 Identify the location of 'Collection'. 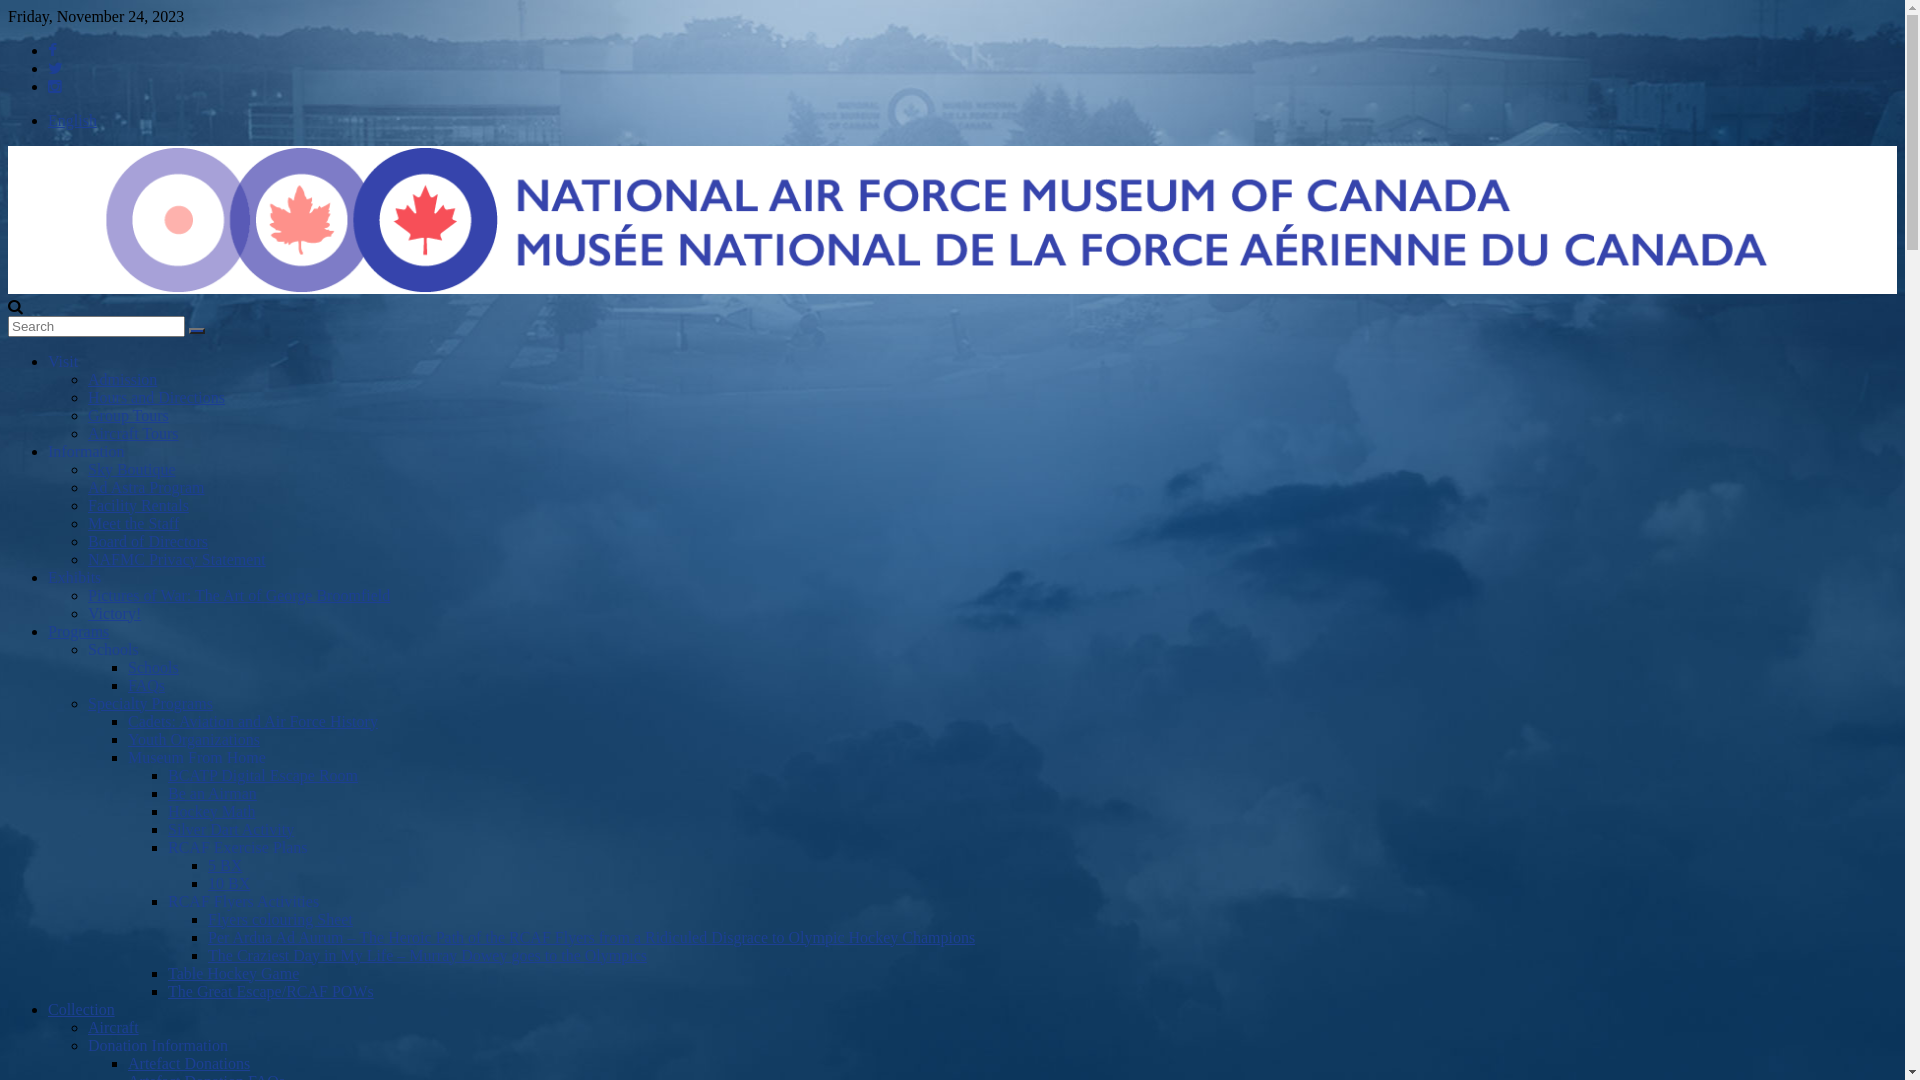
(80, 1009).